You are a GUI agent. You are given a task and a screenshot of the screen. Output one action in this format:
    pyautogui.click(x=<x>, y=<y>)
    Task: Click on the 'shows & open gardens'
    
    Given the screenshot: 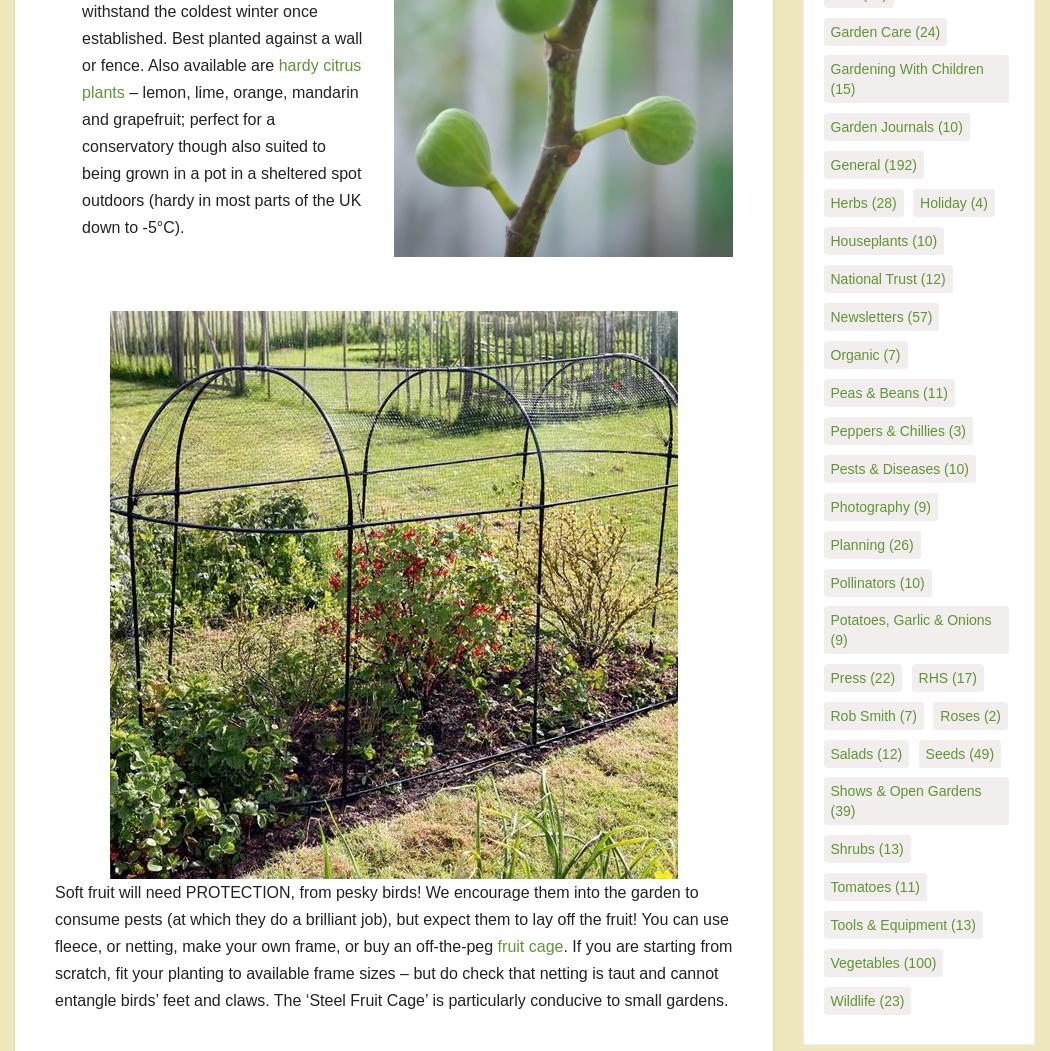 What is the action you would take?
    pyautogui.click(x=830, y=789)
    